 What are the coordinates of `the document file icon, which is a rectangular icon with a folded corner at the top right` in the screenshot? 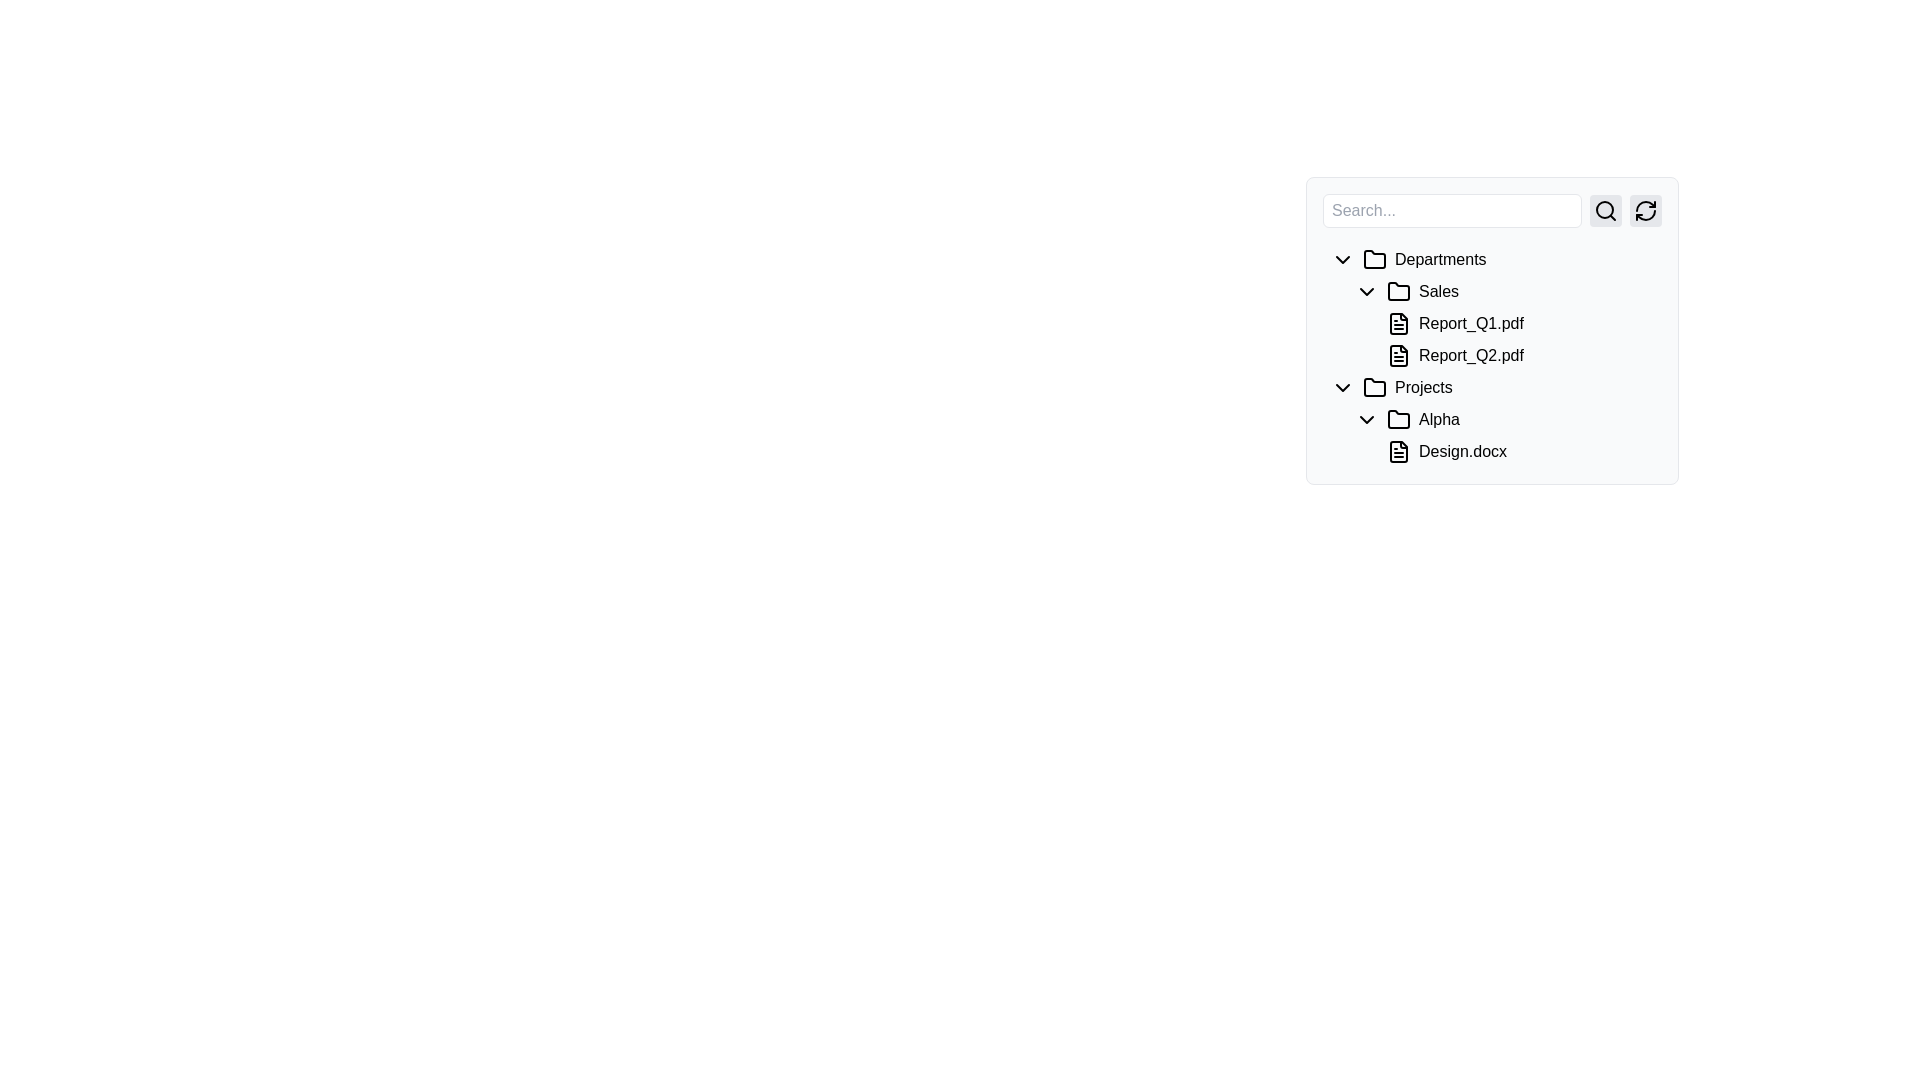 It's located at (1397, 451).